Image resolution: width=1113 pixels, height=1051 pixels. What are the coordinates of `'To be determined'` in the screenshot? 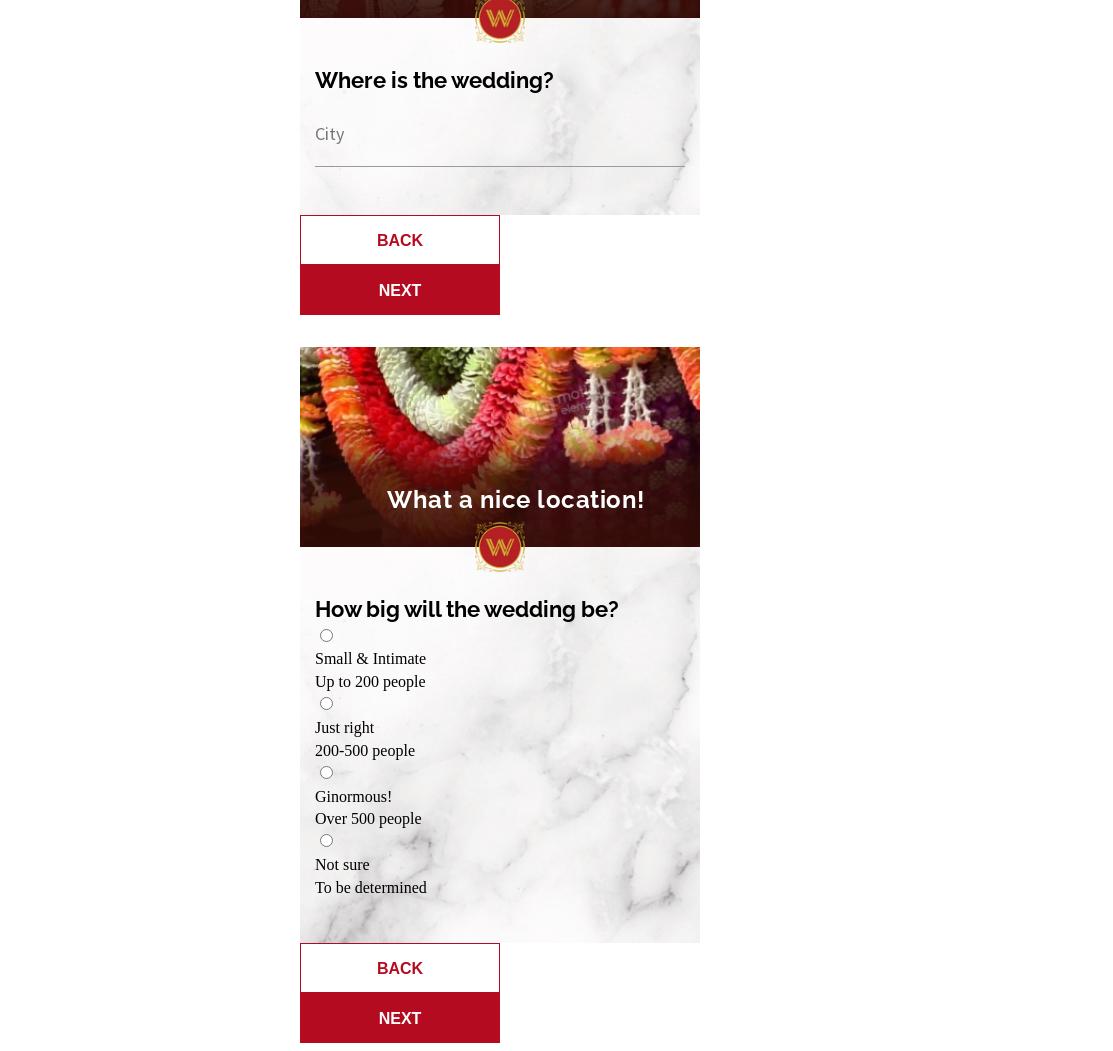 It's located at (370, 885).